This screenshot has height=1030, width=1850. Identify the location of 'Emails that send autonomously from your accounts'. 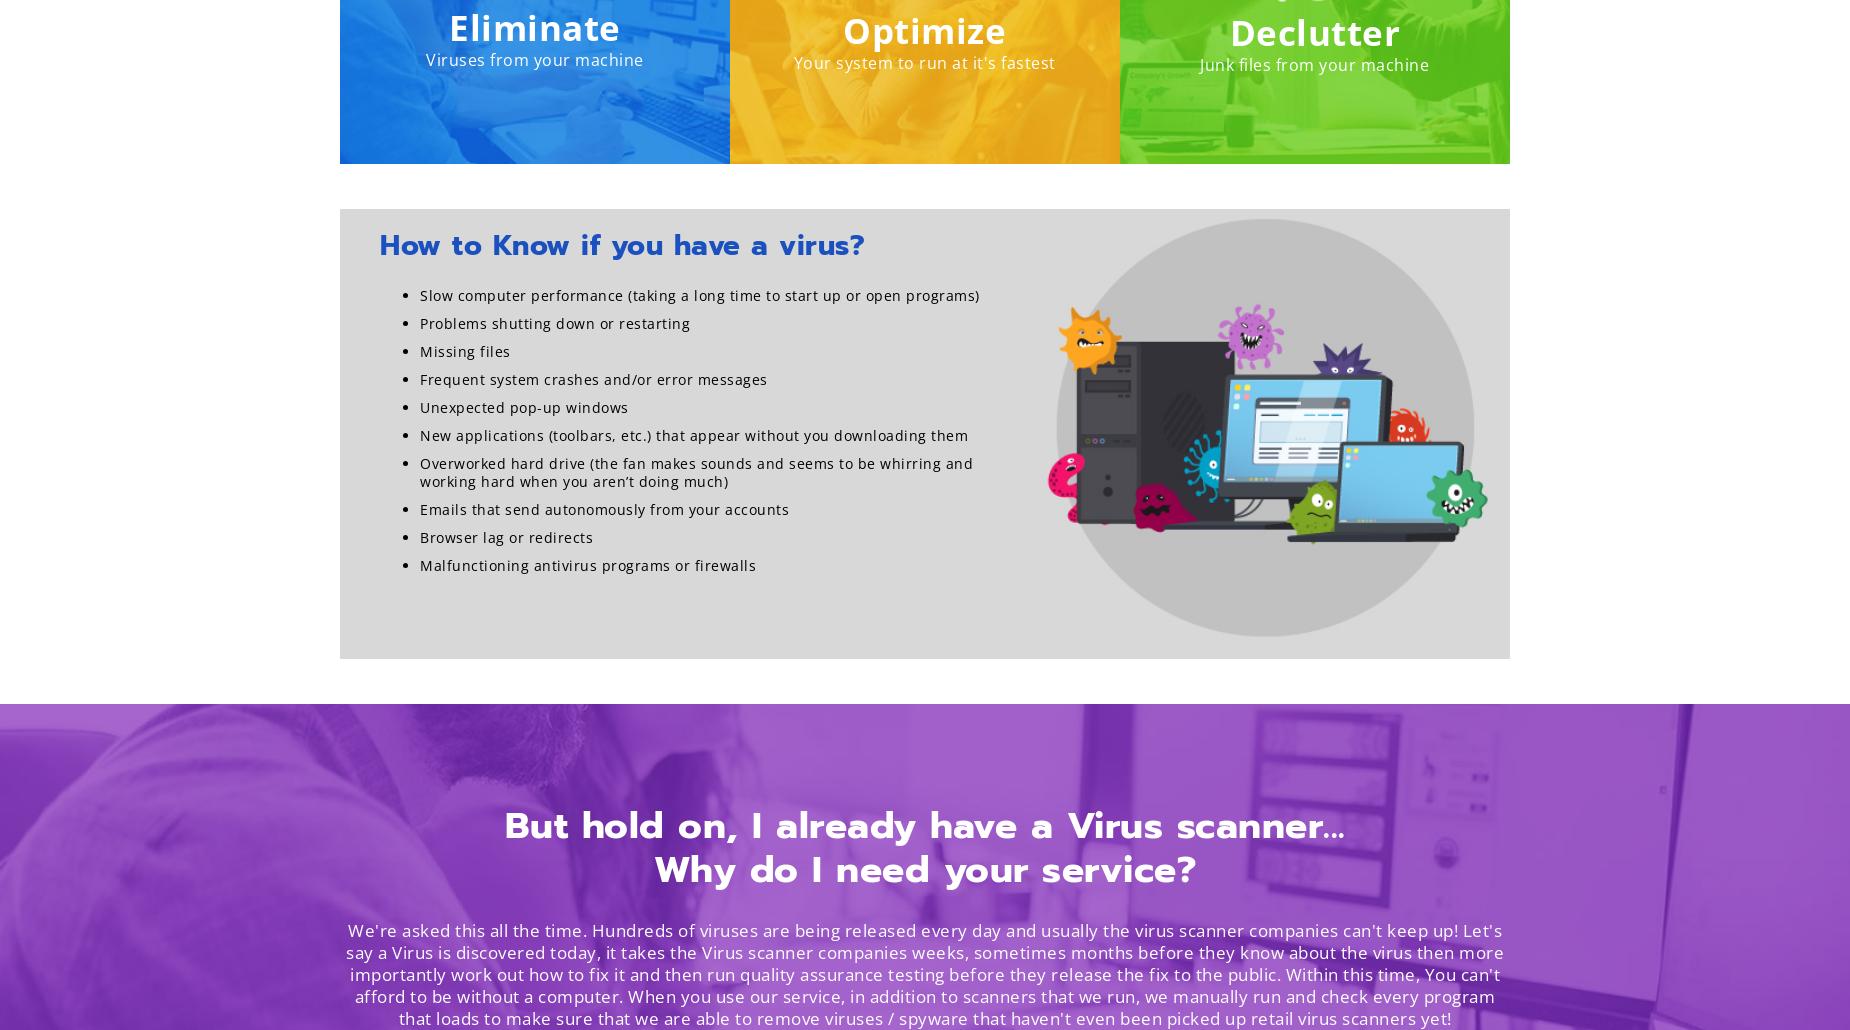
(604, 508).